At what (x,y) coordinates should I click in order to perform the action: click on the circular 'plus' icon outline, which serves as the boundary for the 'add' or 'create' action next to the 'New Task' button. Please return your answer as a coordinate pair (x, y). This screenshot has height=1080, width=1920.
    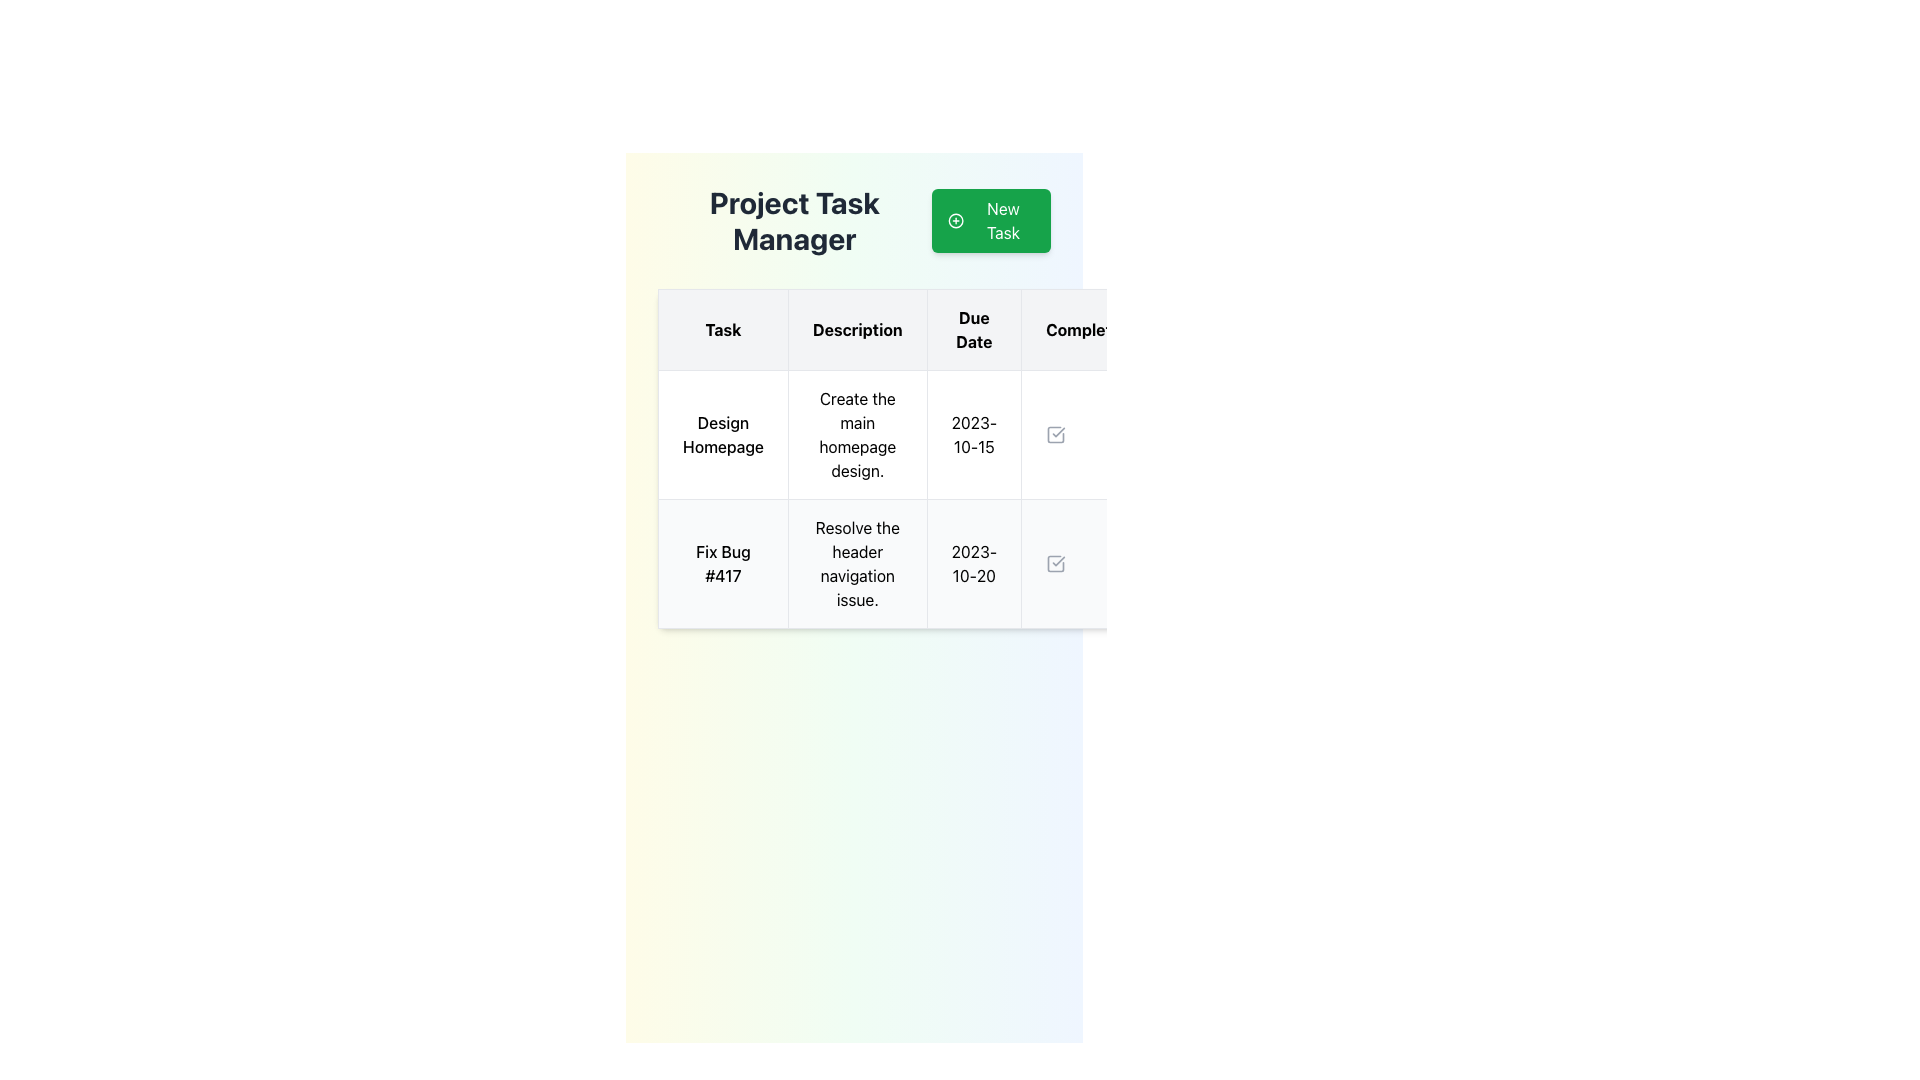
    Looking at the image, I should click on (954, 220).